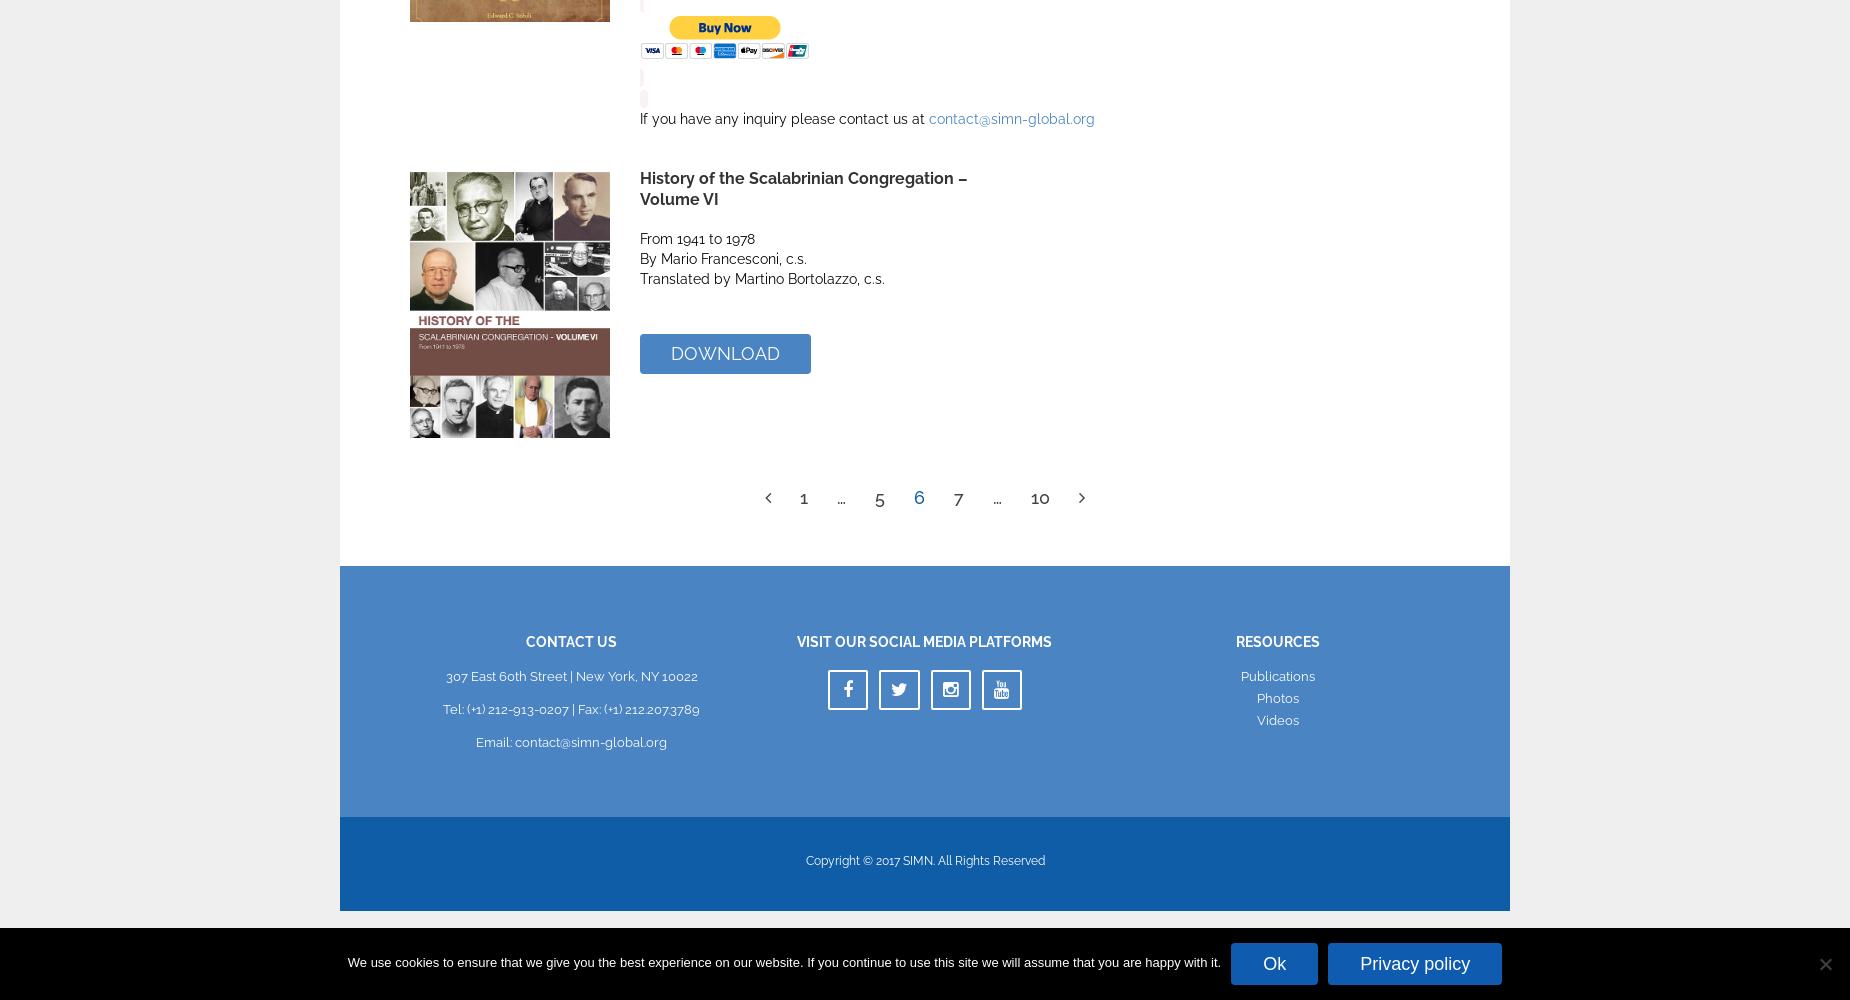  I want to click on 'contact@simn-global.org', so click(1010, 118).